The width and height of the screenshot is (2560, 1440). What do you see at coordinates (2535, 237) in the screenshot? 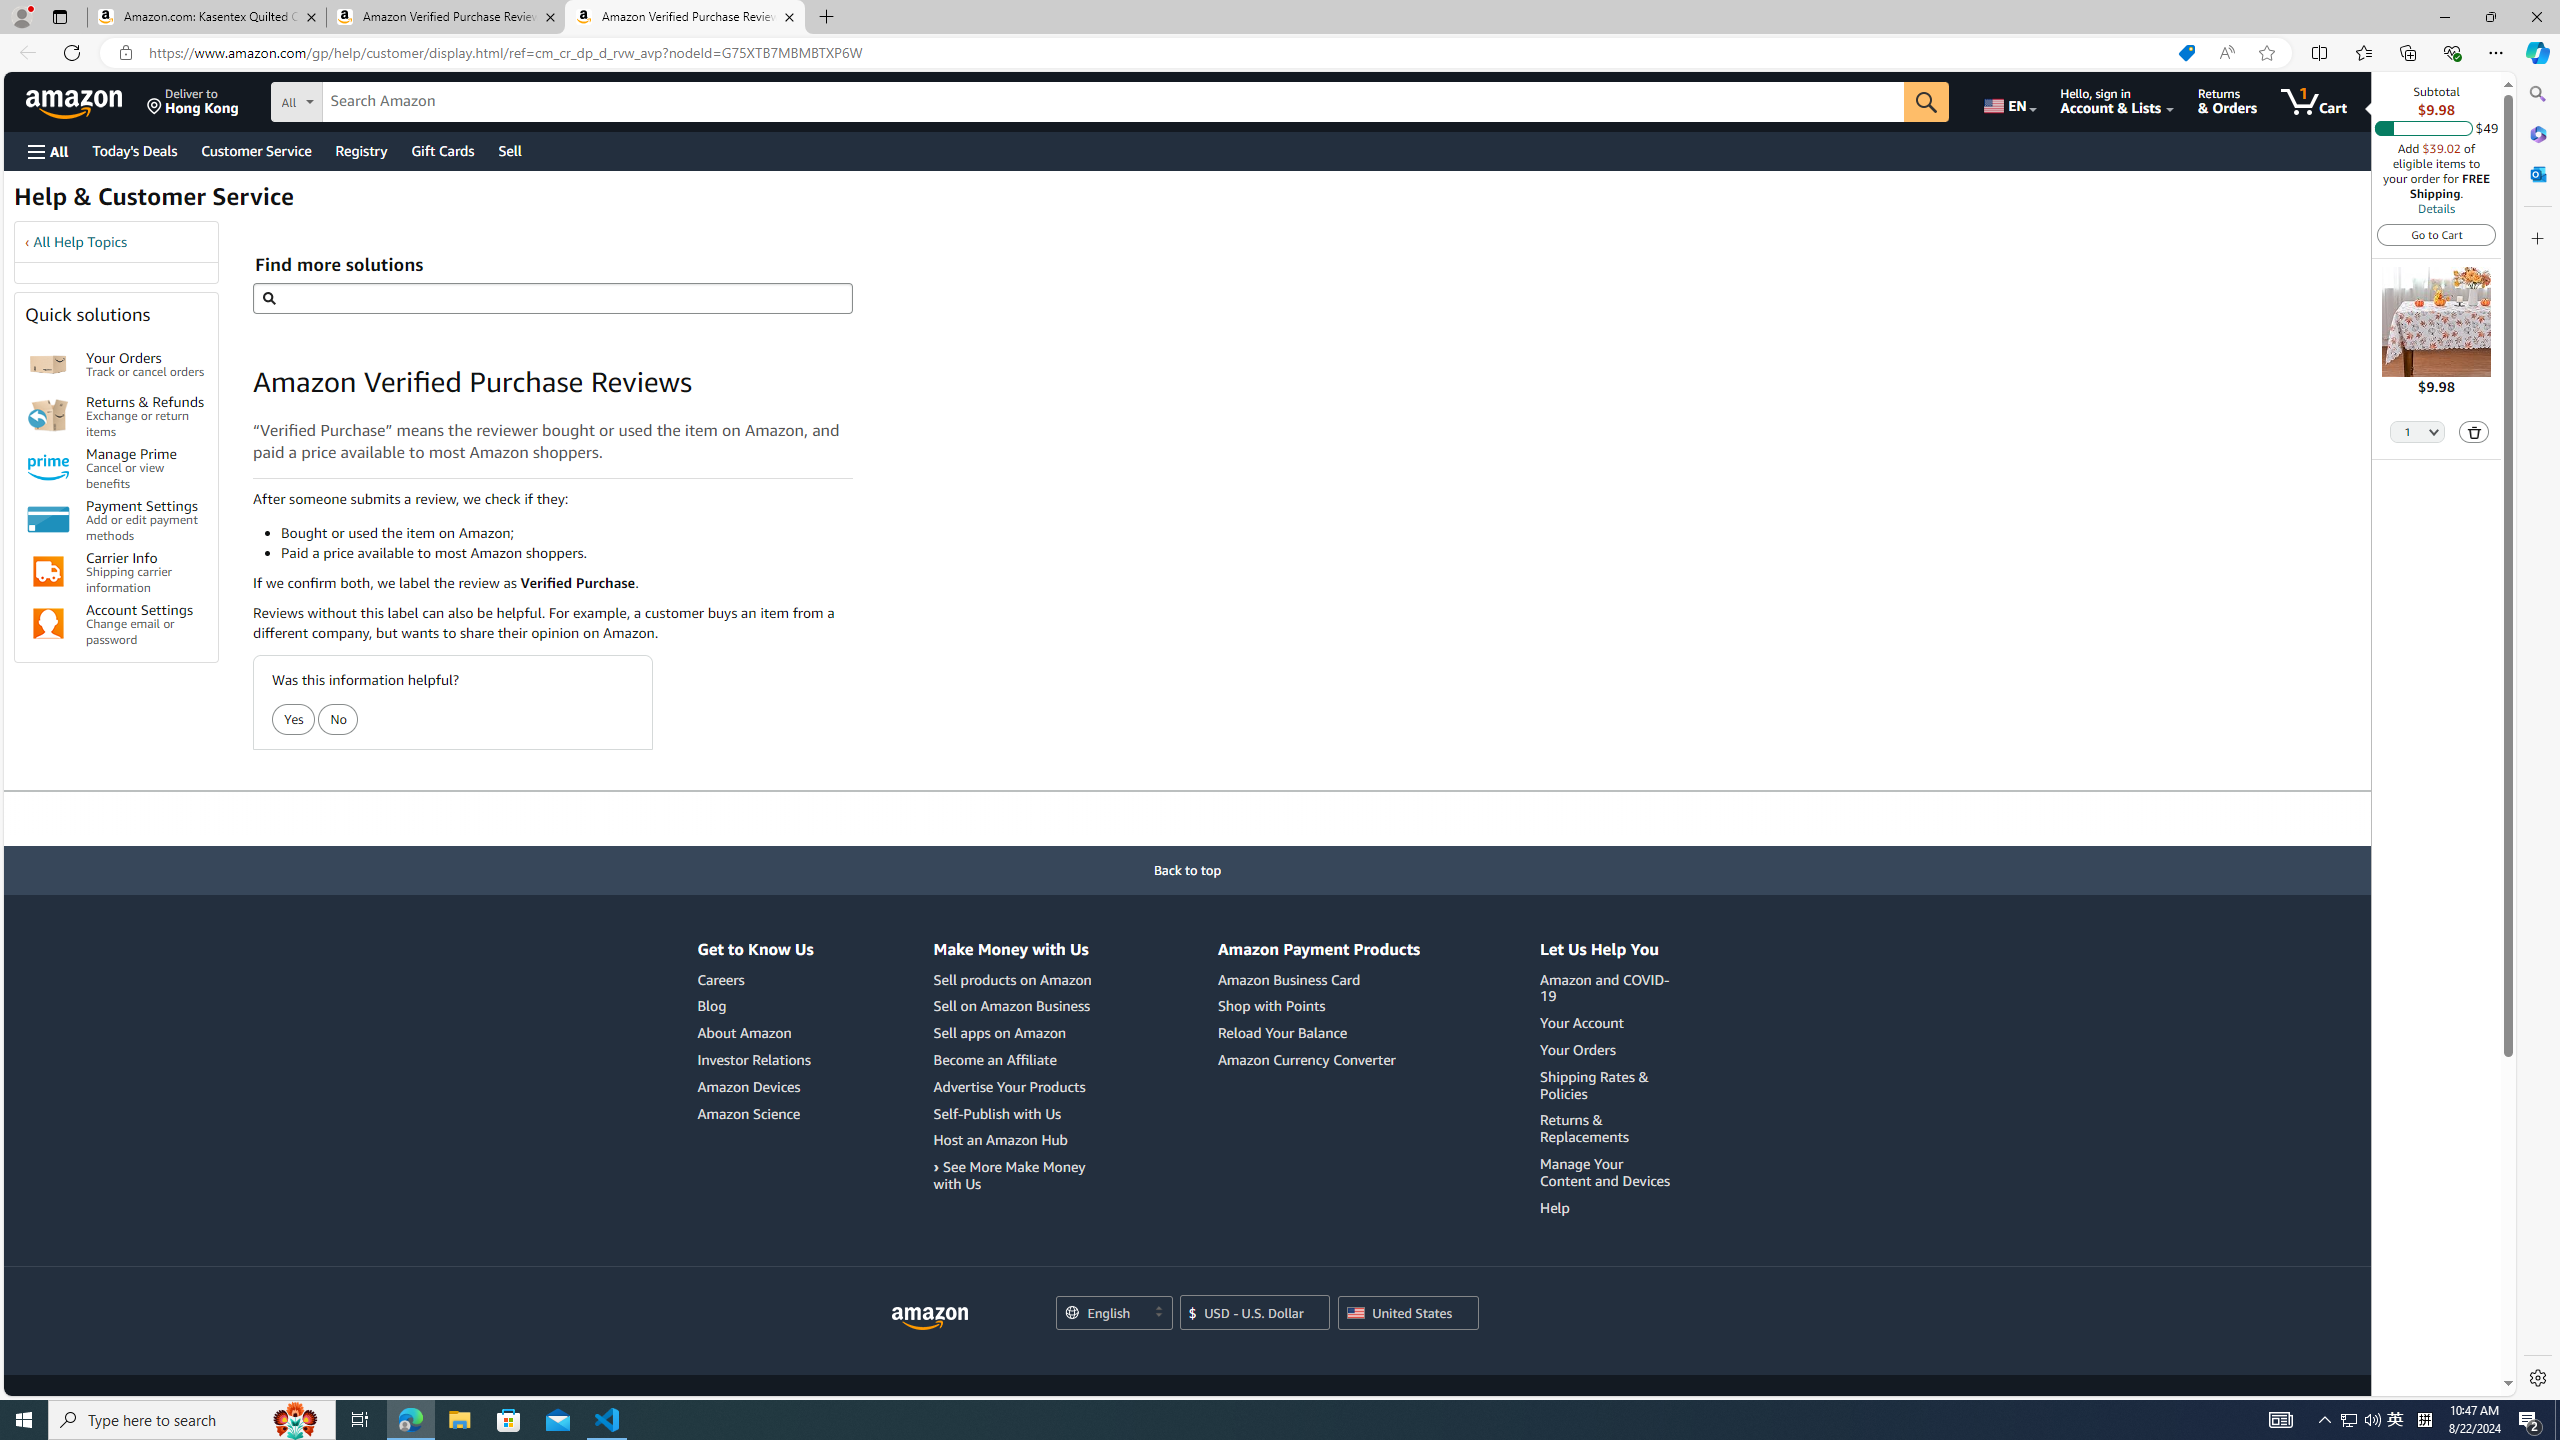
I see `'Customize'` at bounding box center [2535, 237].